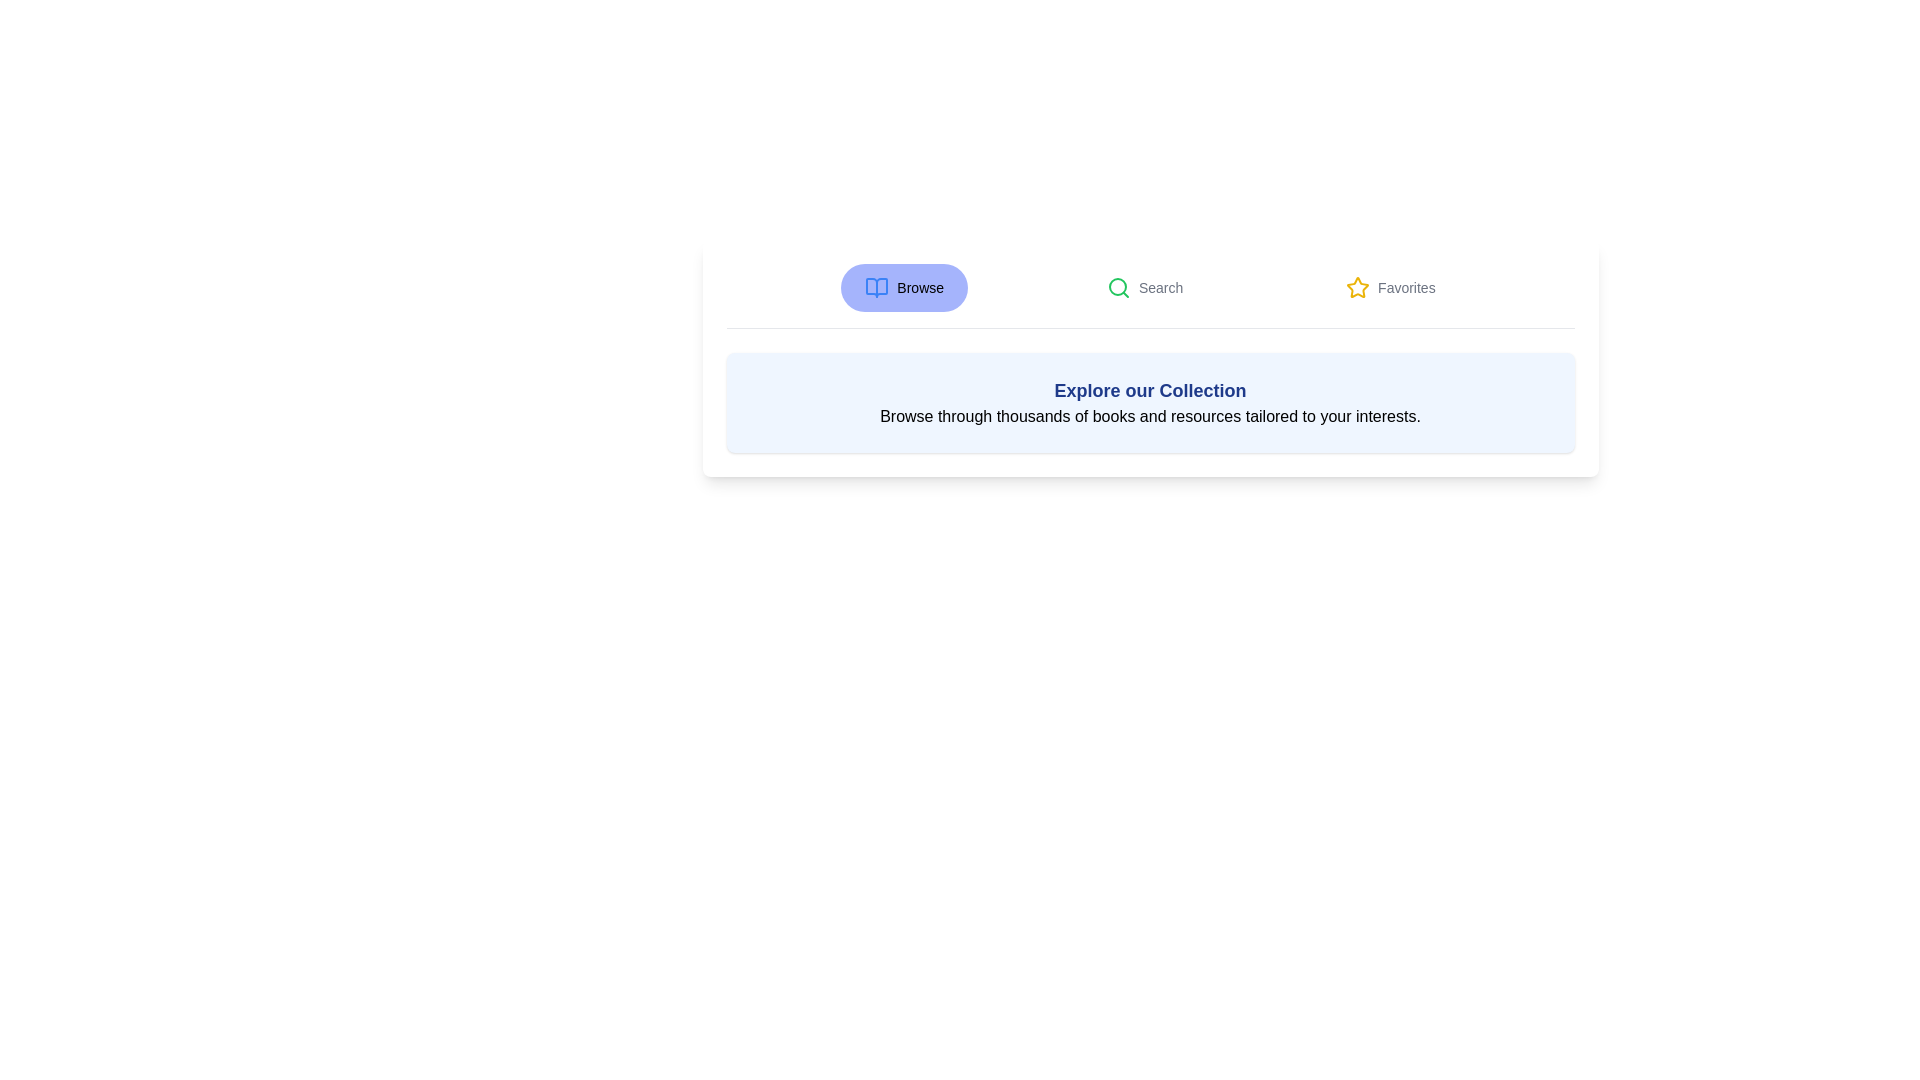 Image resolution: width=1920 pixels, height=1080 pixels. I want to click on the Search tab by clicking on its respective button, so click(1145, 288).